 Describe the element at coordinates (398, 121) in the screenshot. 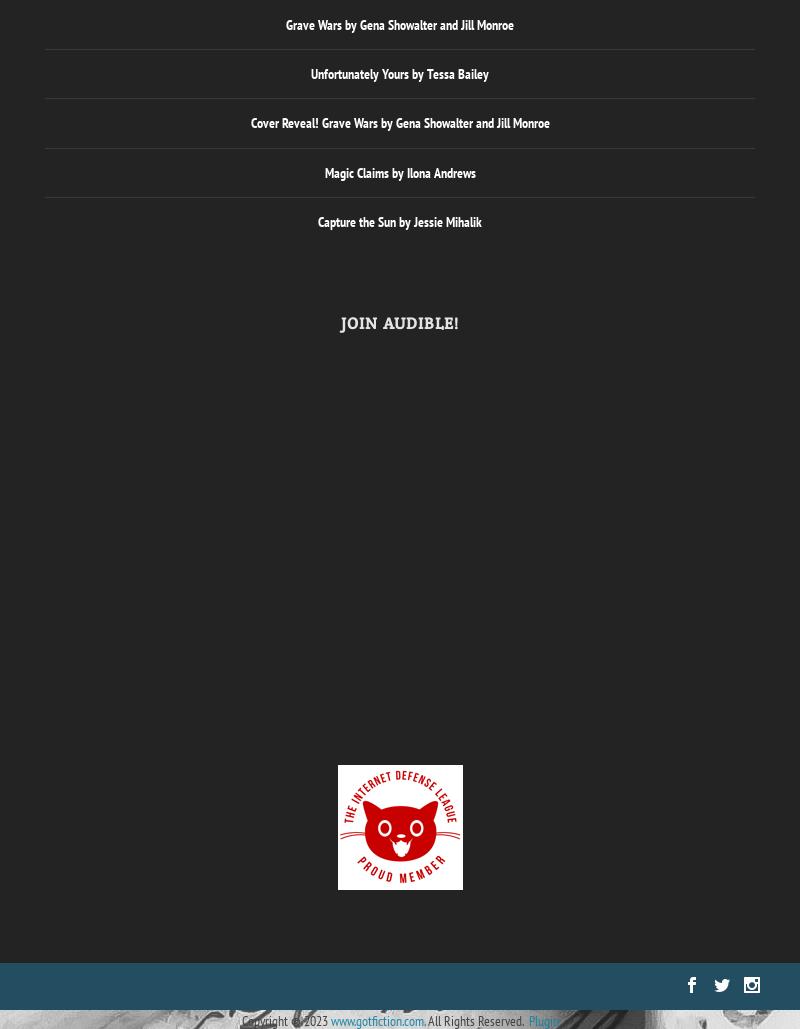

I see `'Cover Reveal! Grave Wars by Gena Showalter and Jill Monroe'` at that location.